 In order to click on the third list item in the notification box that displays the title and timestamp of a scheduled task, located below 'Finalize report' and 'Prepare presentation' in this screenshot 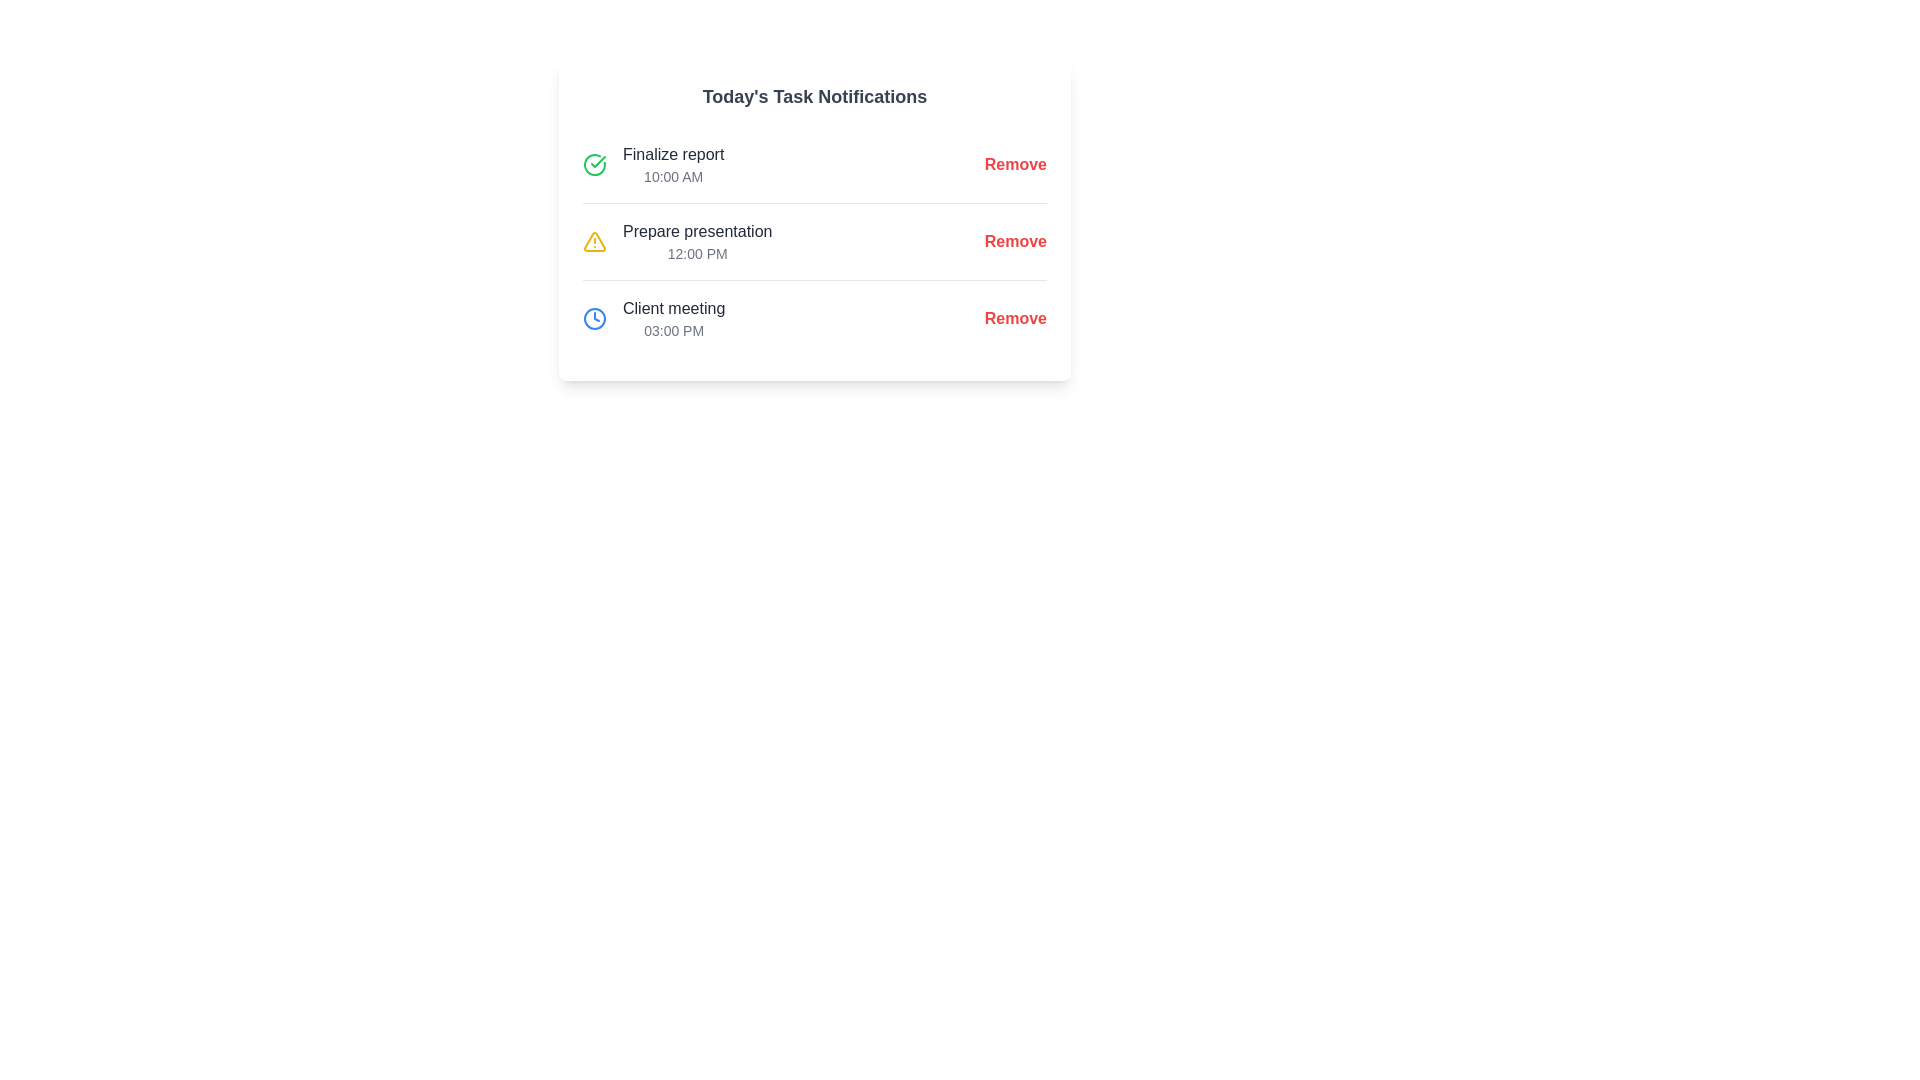, I will do `click(654, 318)`.